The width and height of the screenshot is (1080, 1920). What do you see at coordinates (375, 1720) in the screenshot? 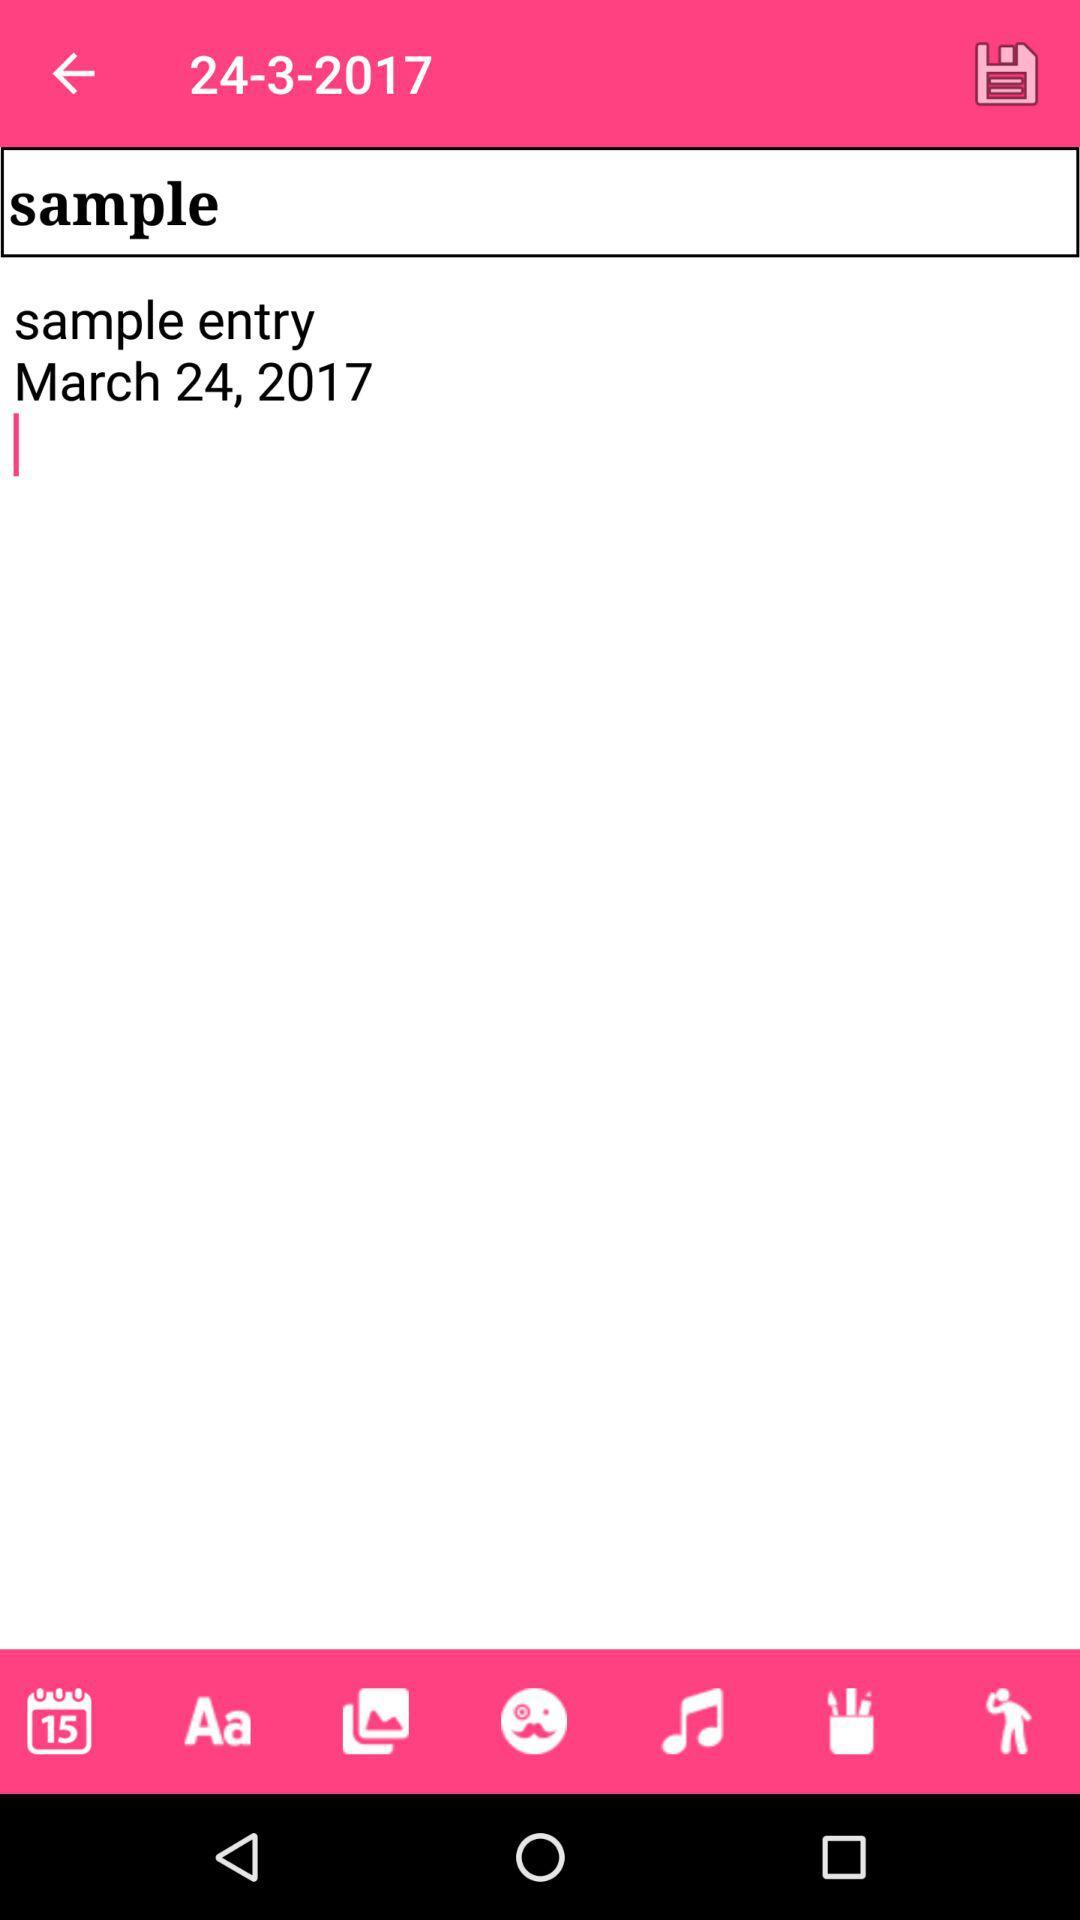
I see `the item below the sample entry march icon` at bounding box center [375, 1720].